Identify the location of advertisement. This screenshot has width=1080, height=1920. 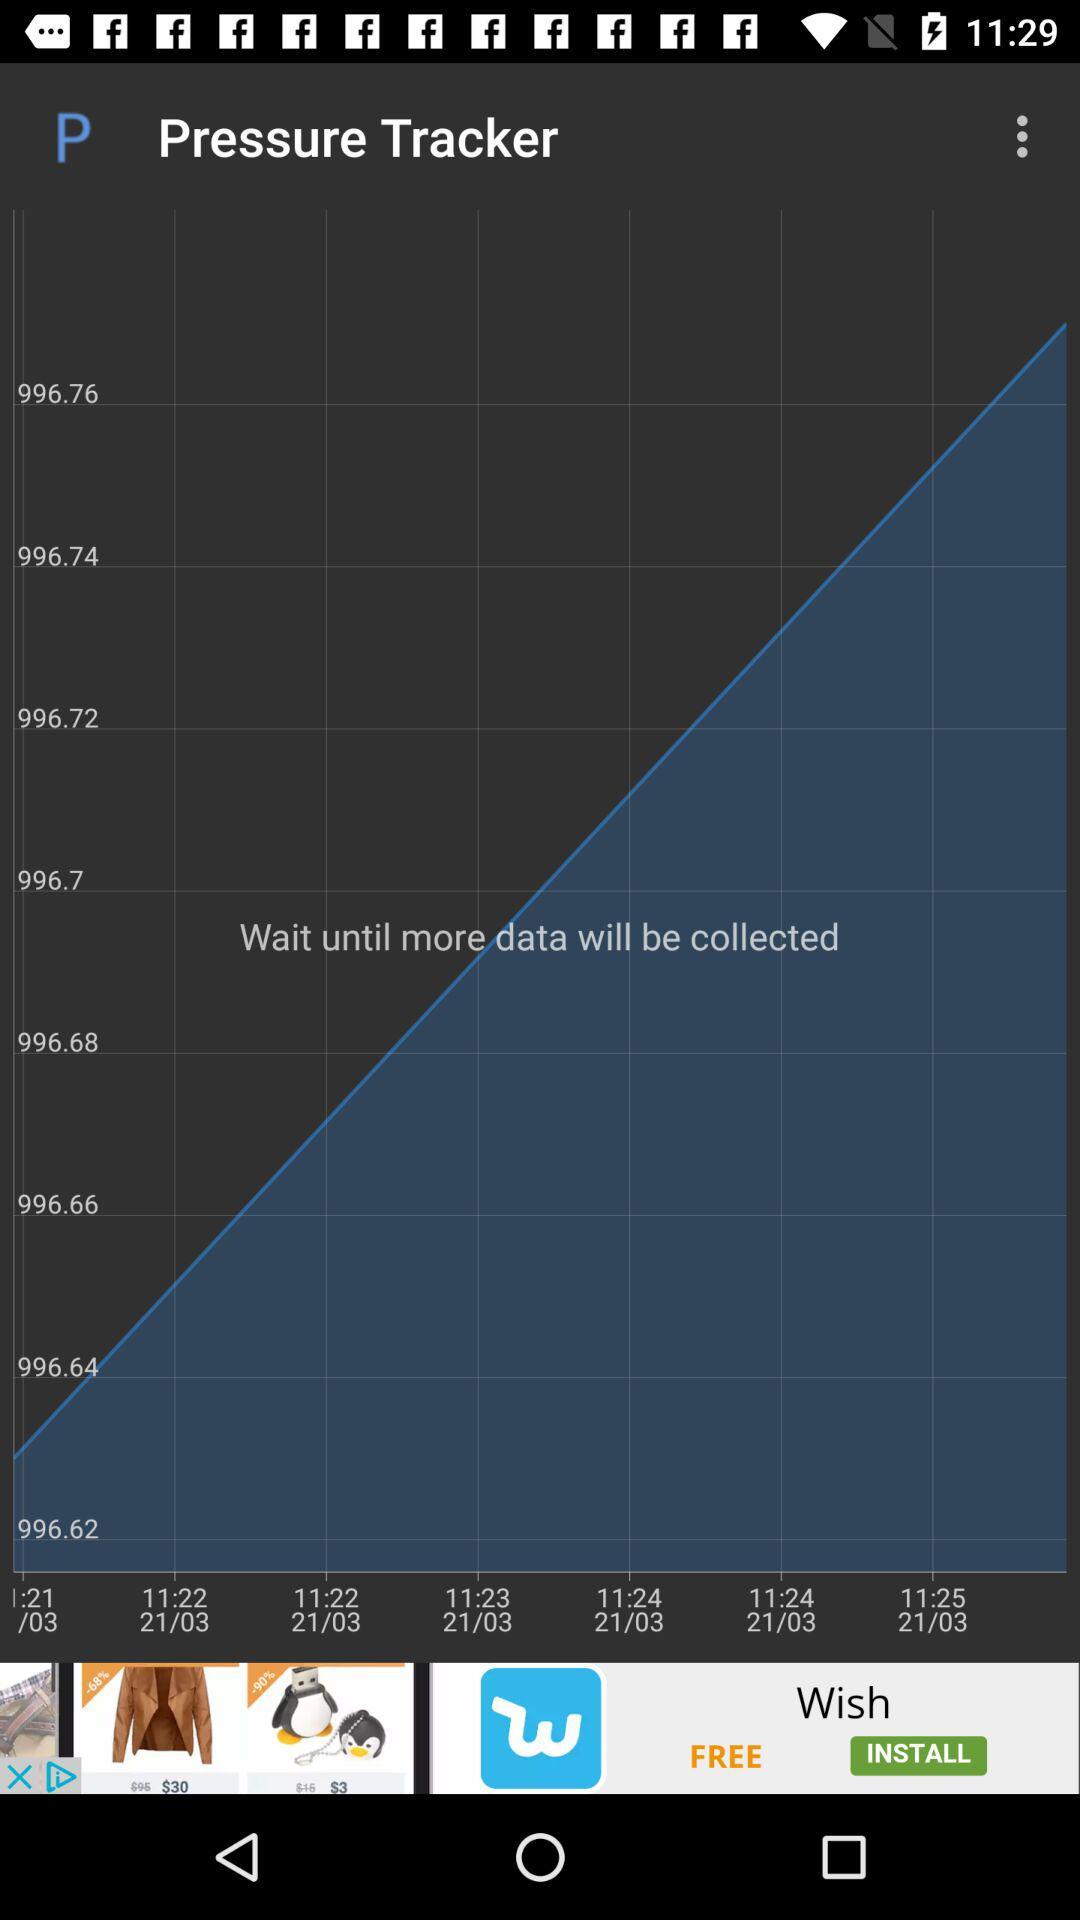
(540, 1727).